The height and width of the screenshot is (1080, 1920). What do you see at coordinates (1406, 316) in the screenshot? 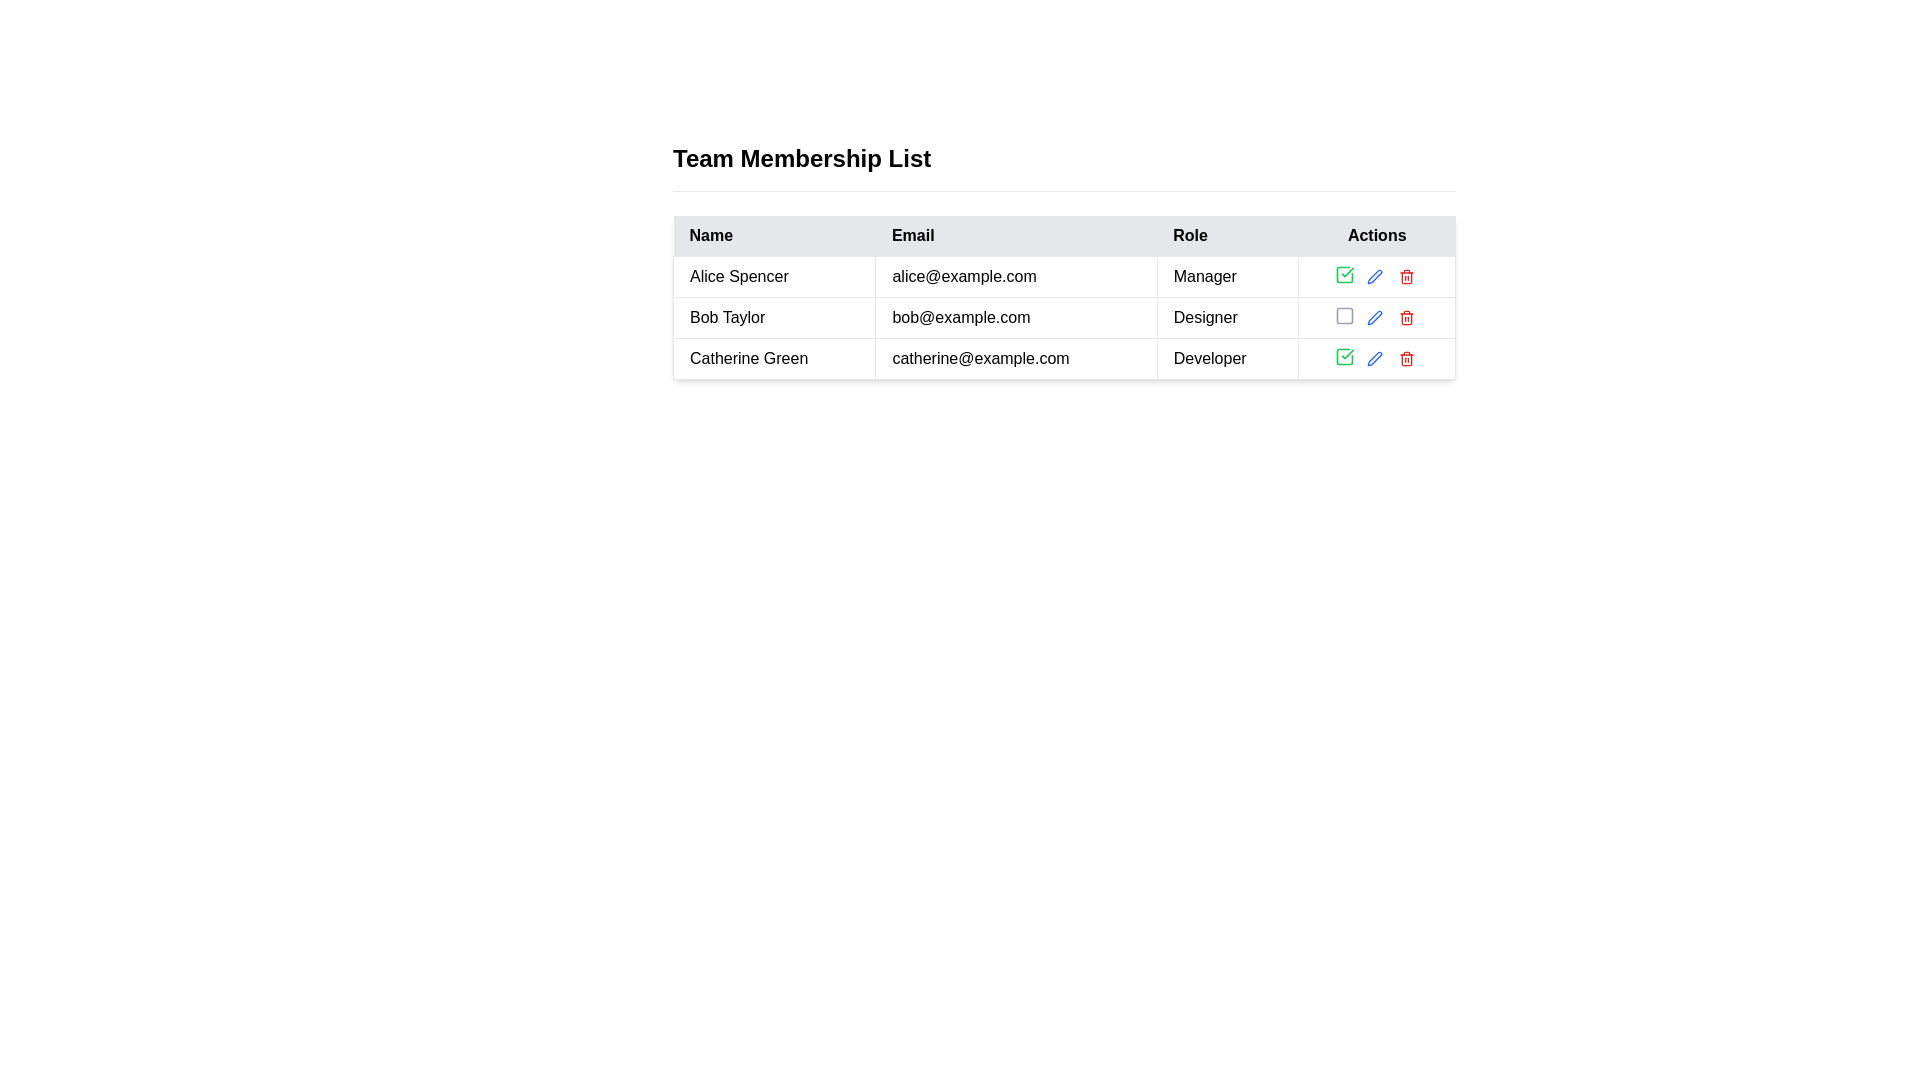
I see `the red trash bin icon button in the actions column of the second row` at bounding box center [1406, 316].